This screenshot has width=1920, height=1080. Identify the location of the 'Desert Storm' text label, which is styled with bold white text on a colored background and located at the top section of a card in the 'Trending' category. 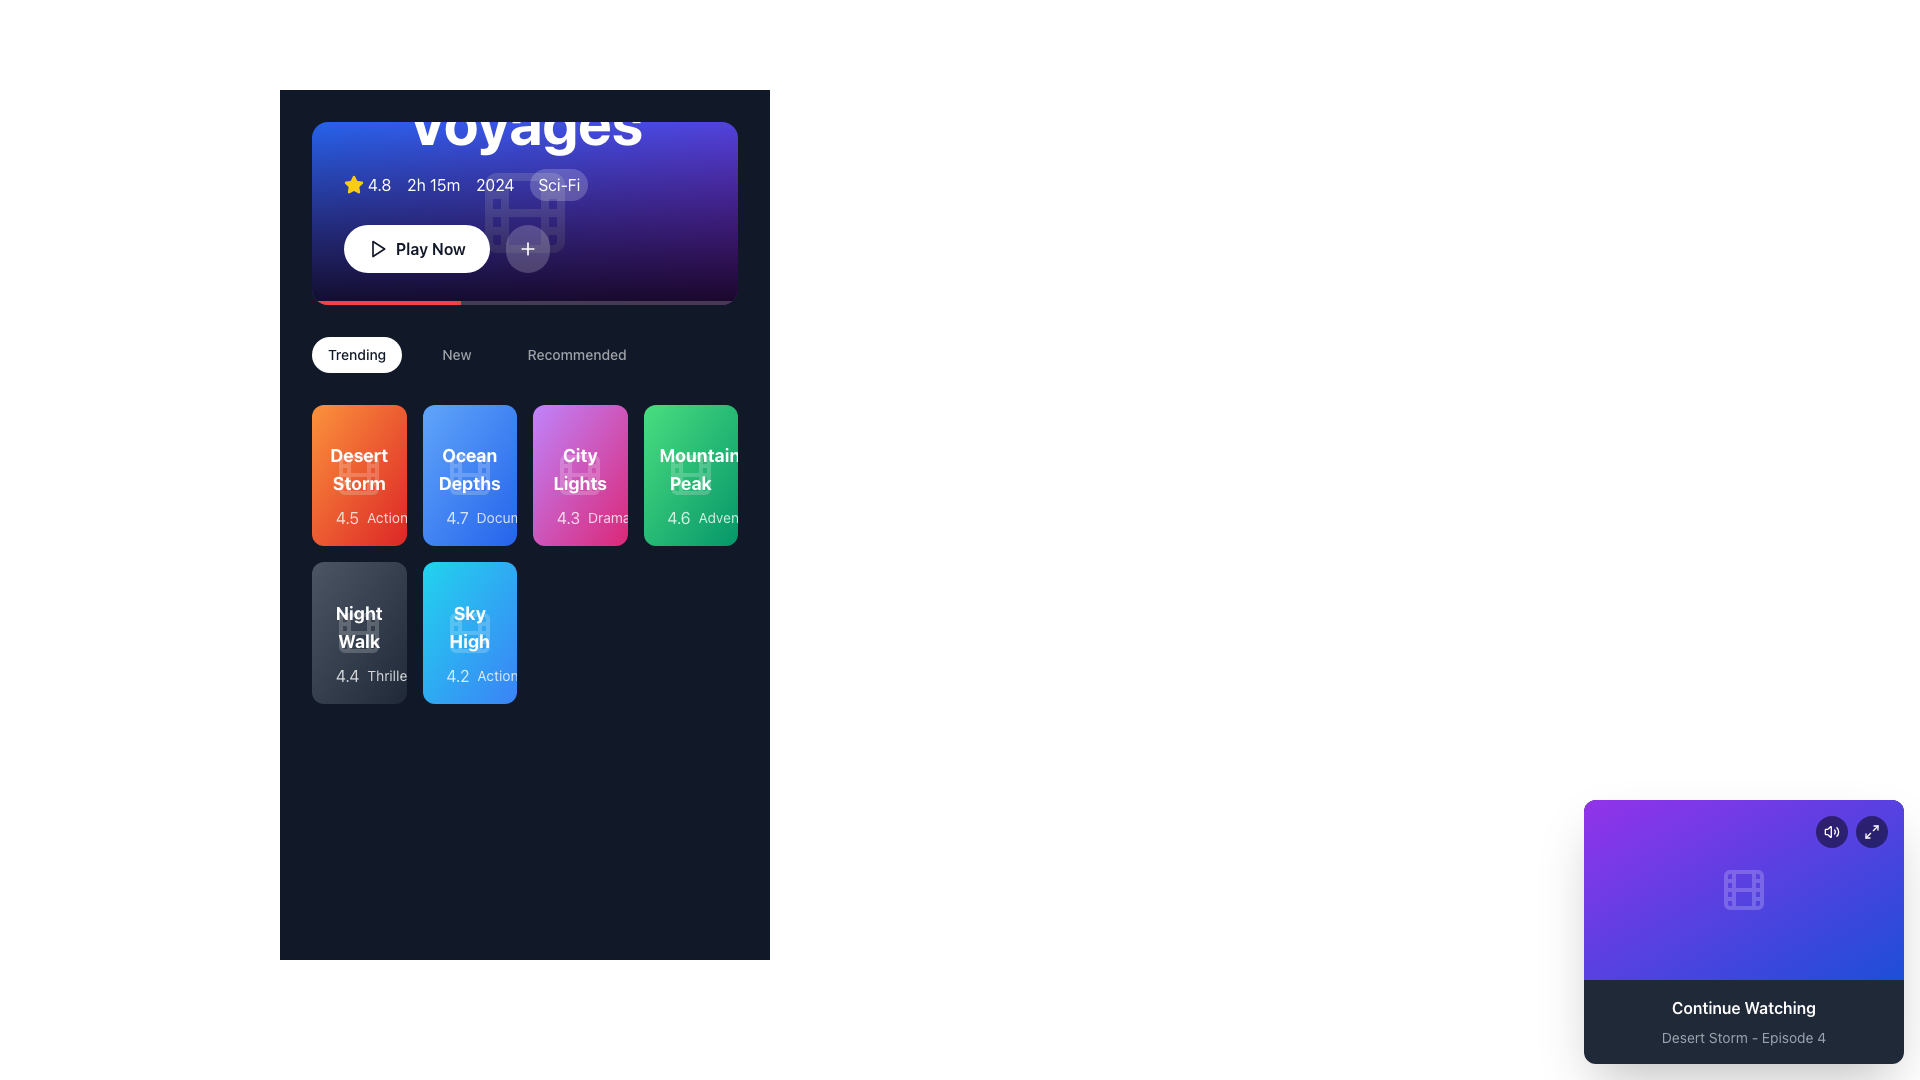
(359, 470).